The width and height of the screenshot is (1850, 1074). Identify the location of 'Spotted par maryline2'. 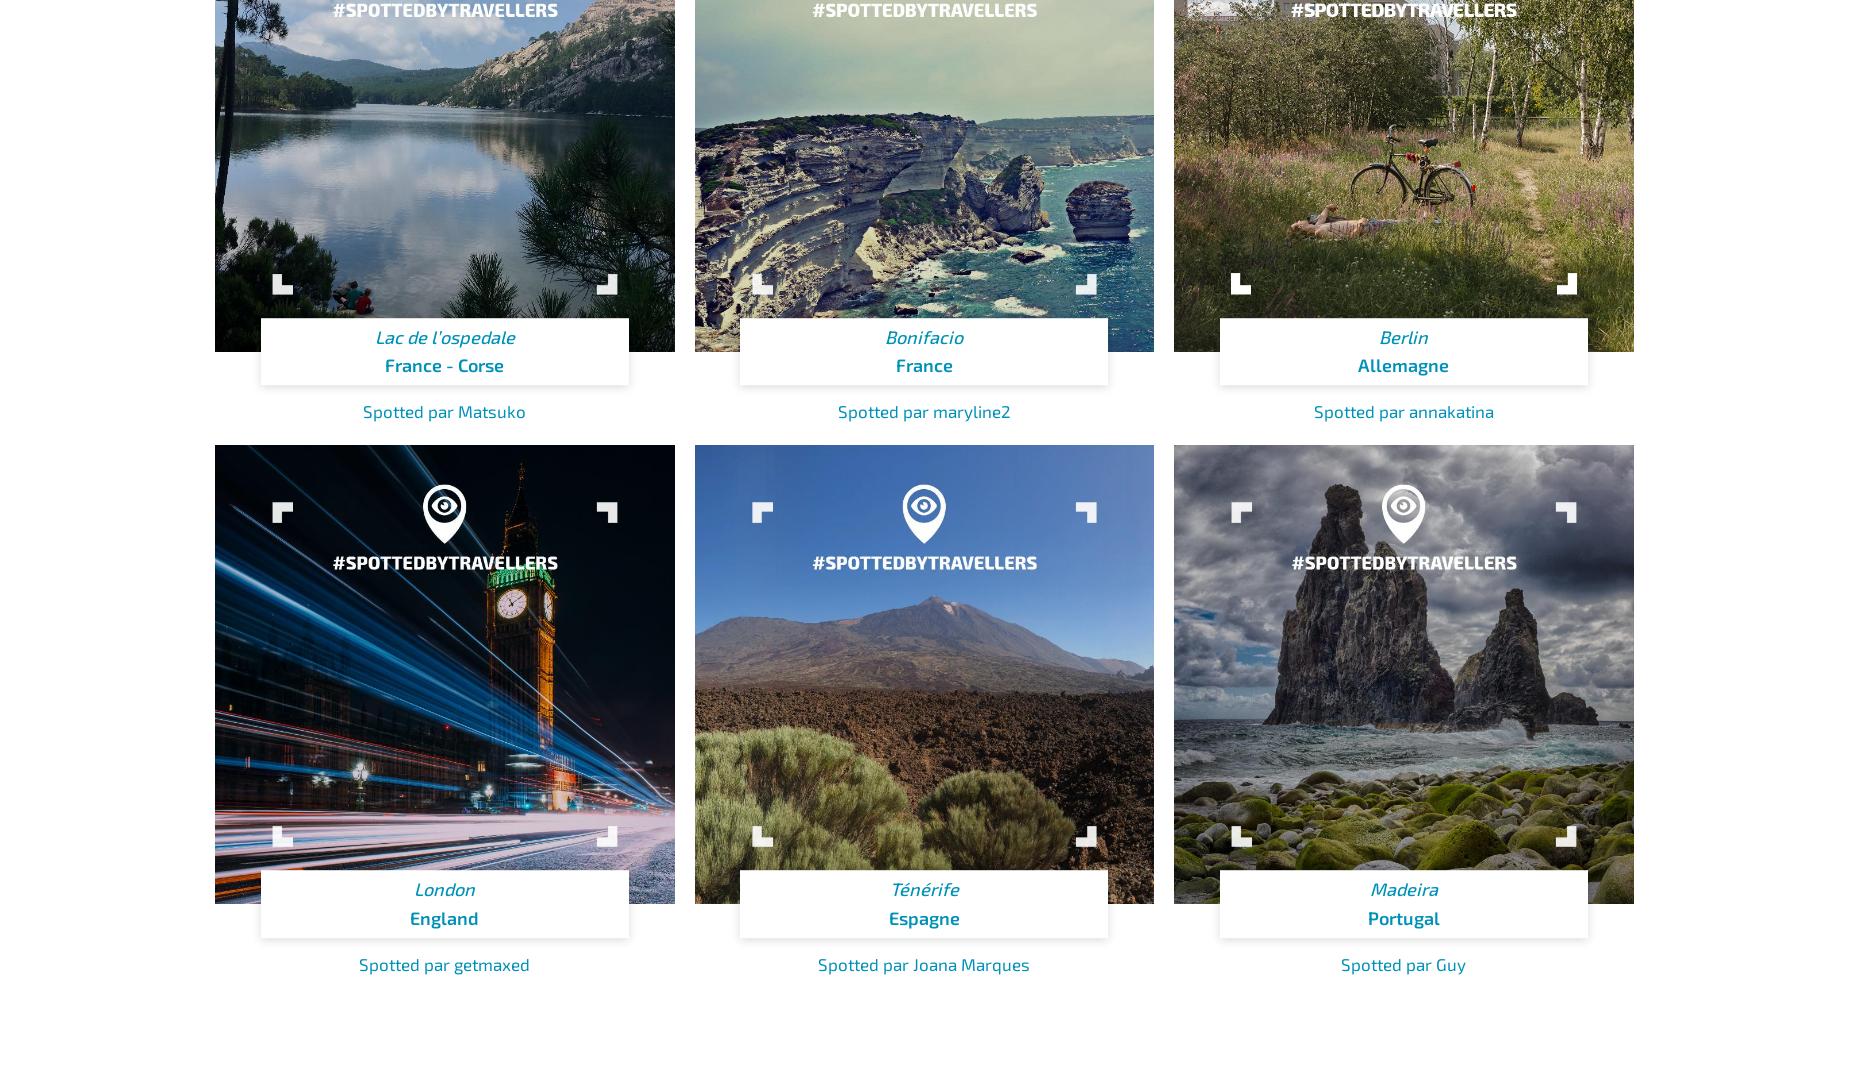
(923, 411).